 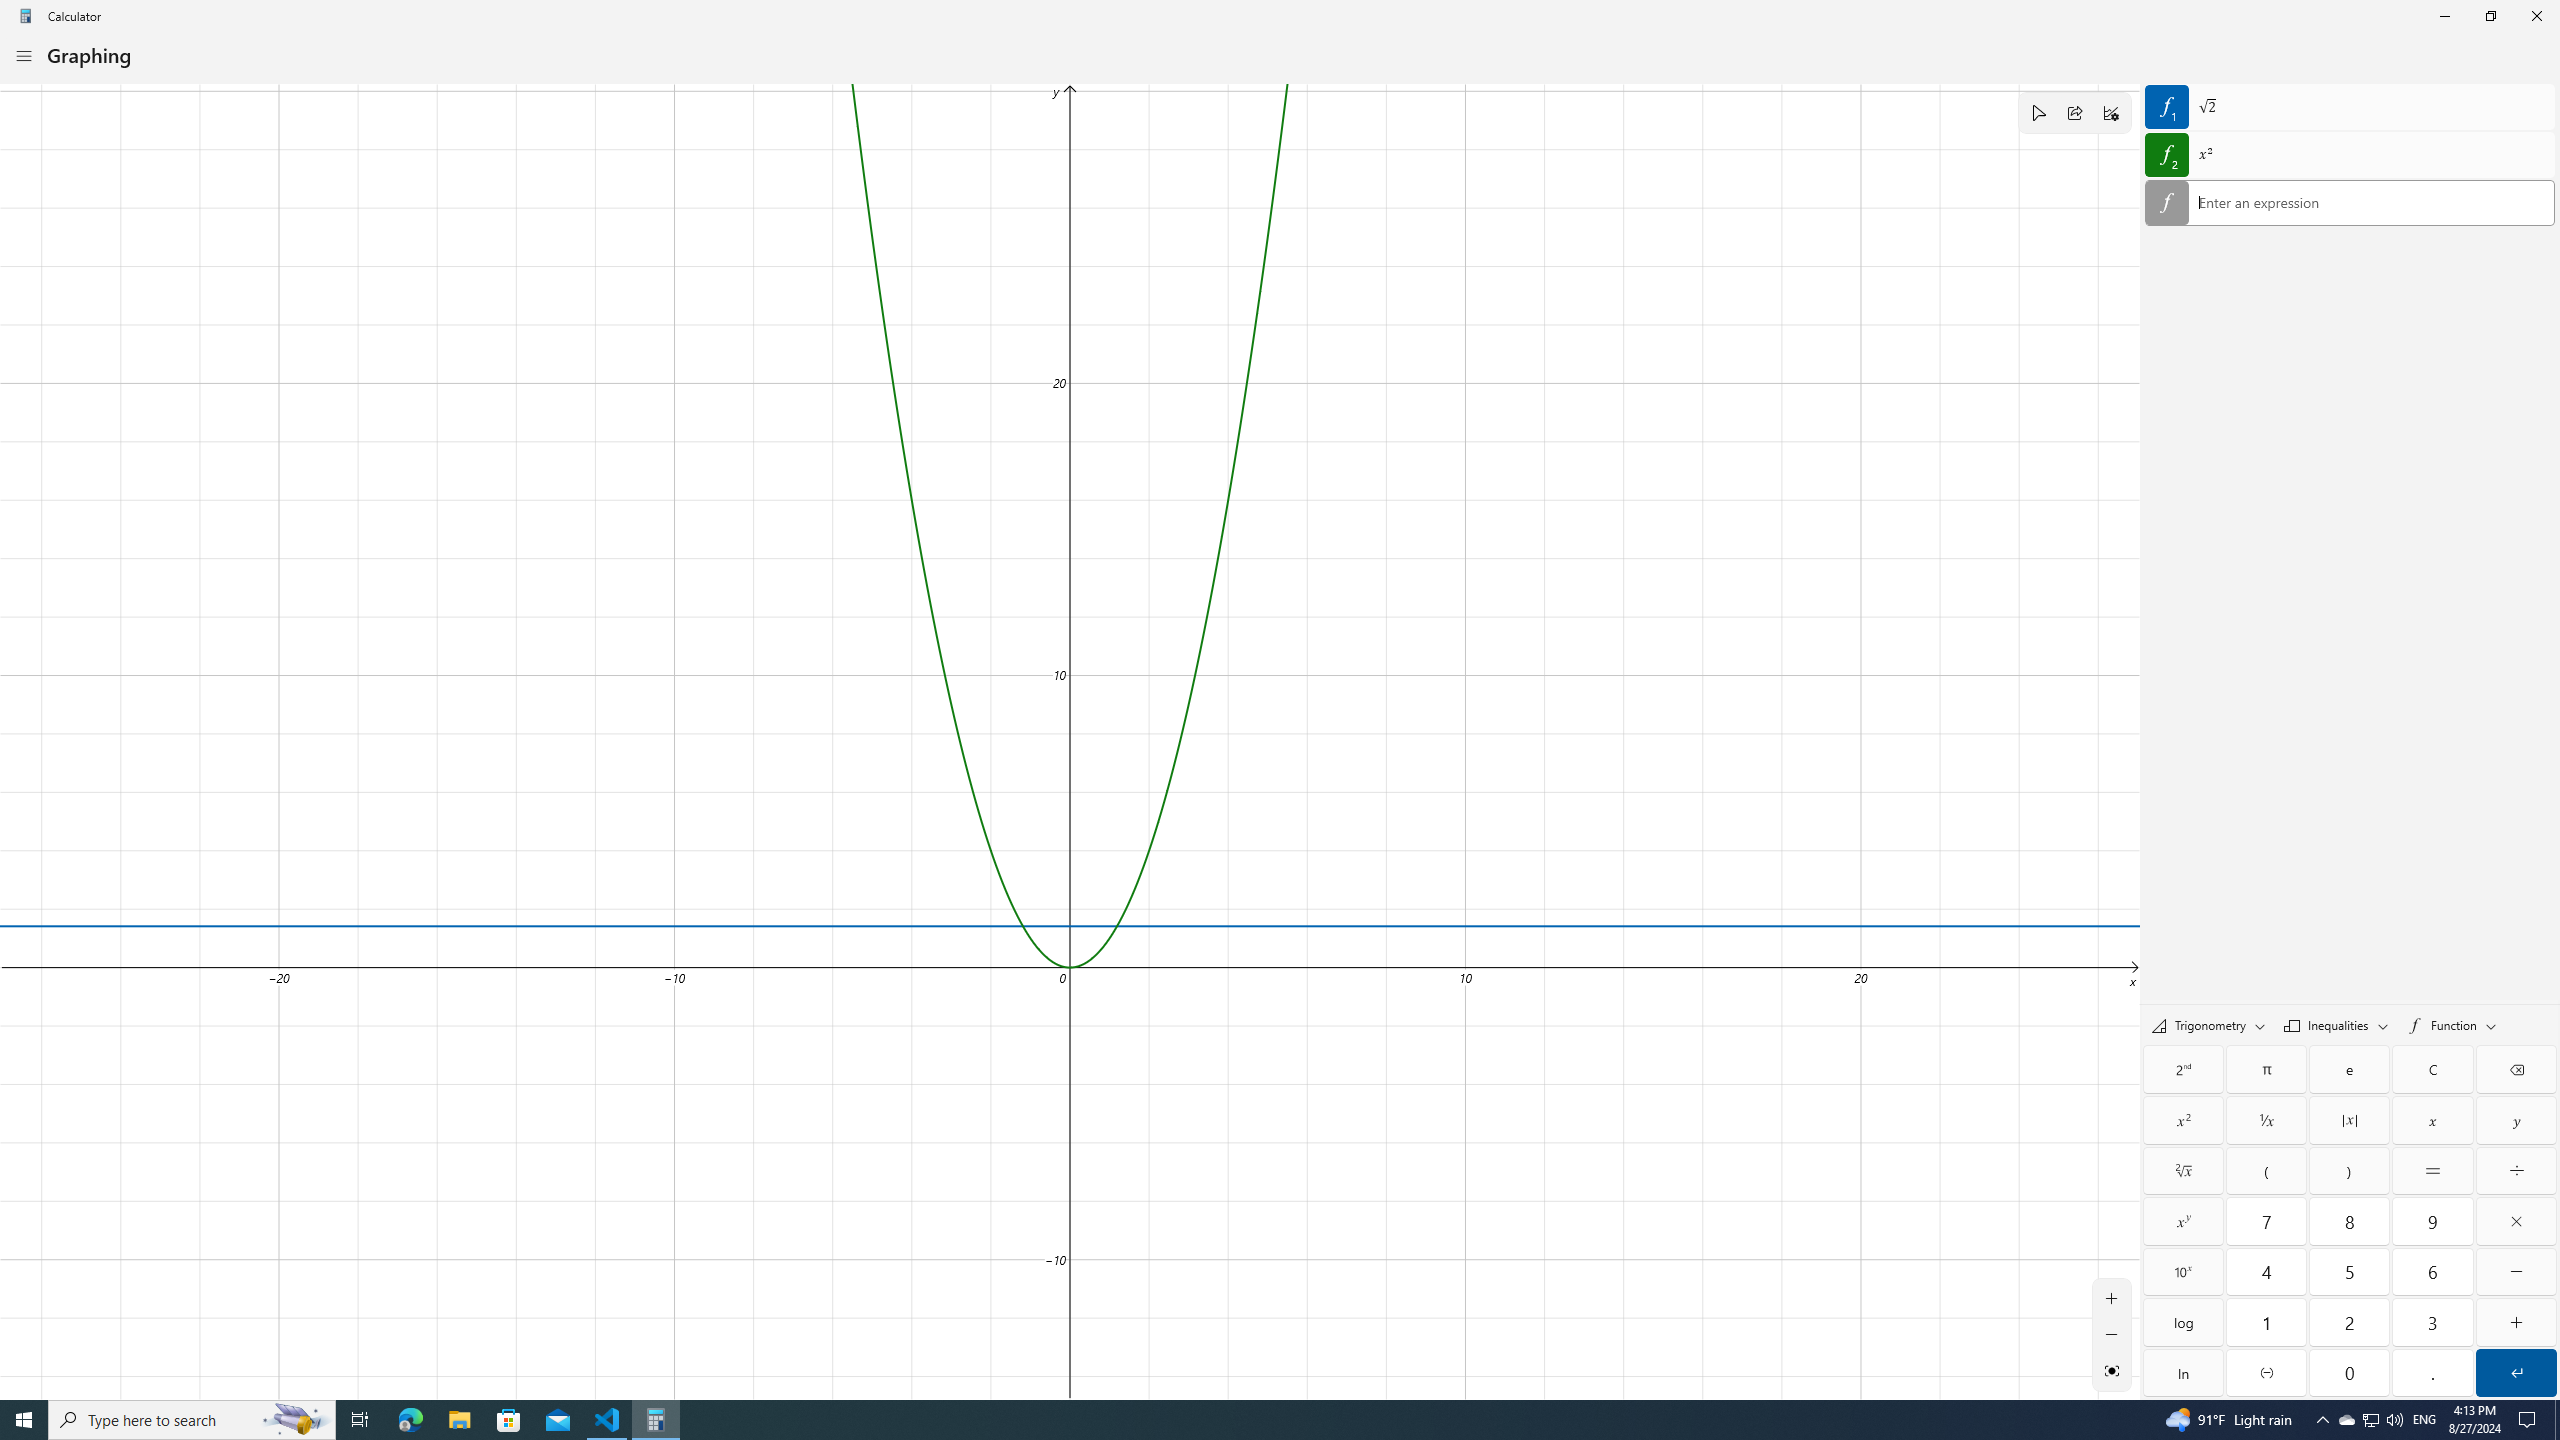 I want to click on 'Zero', so click(x=2349, y=1372).